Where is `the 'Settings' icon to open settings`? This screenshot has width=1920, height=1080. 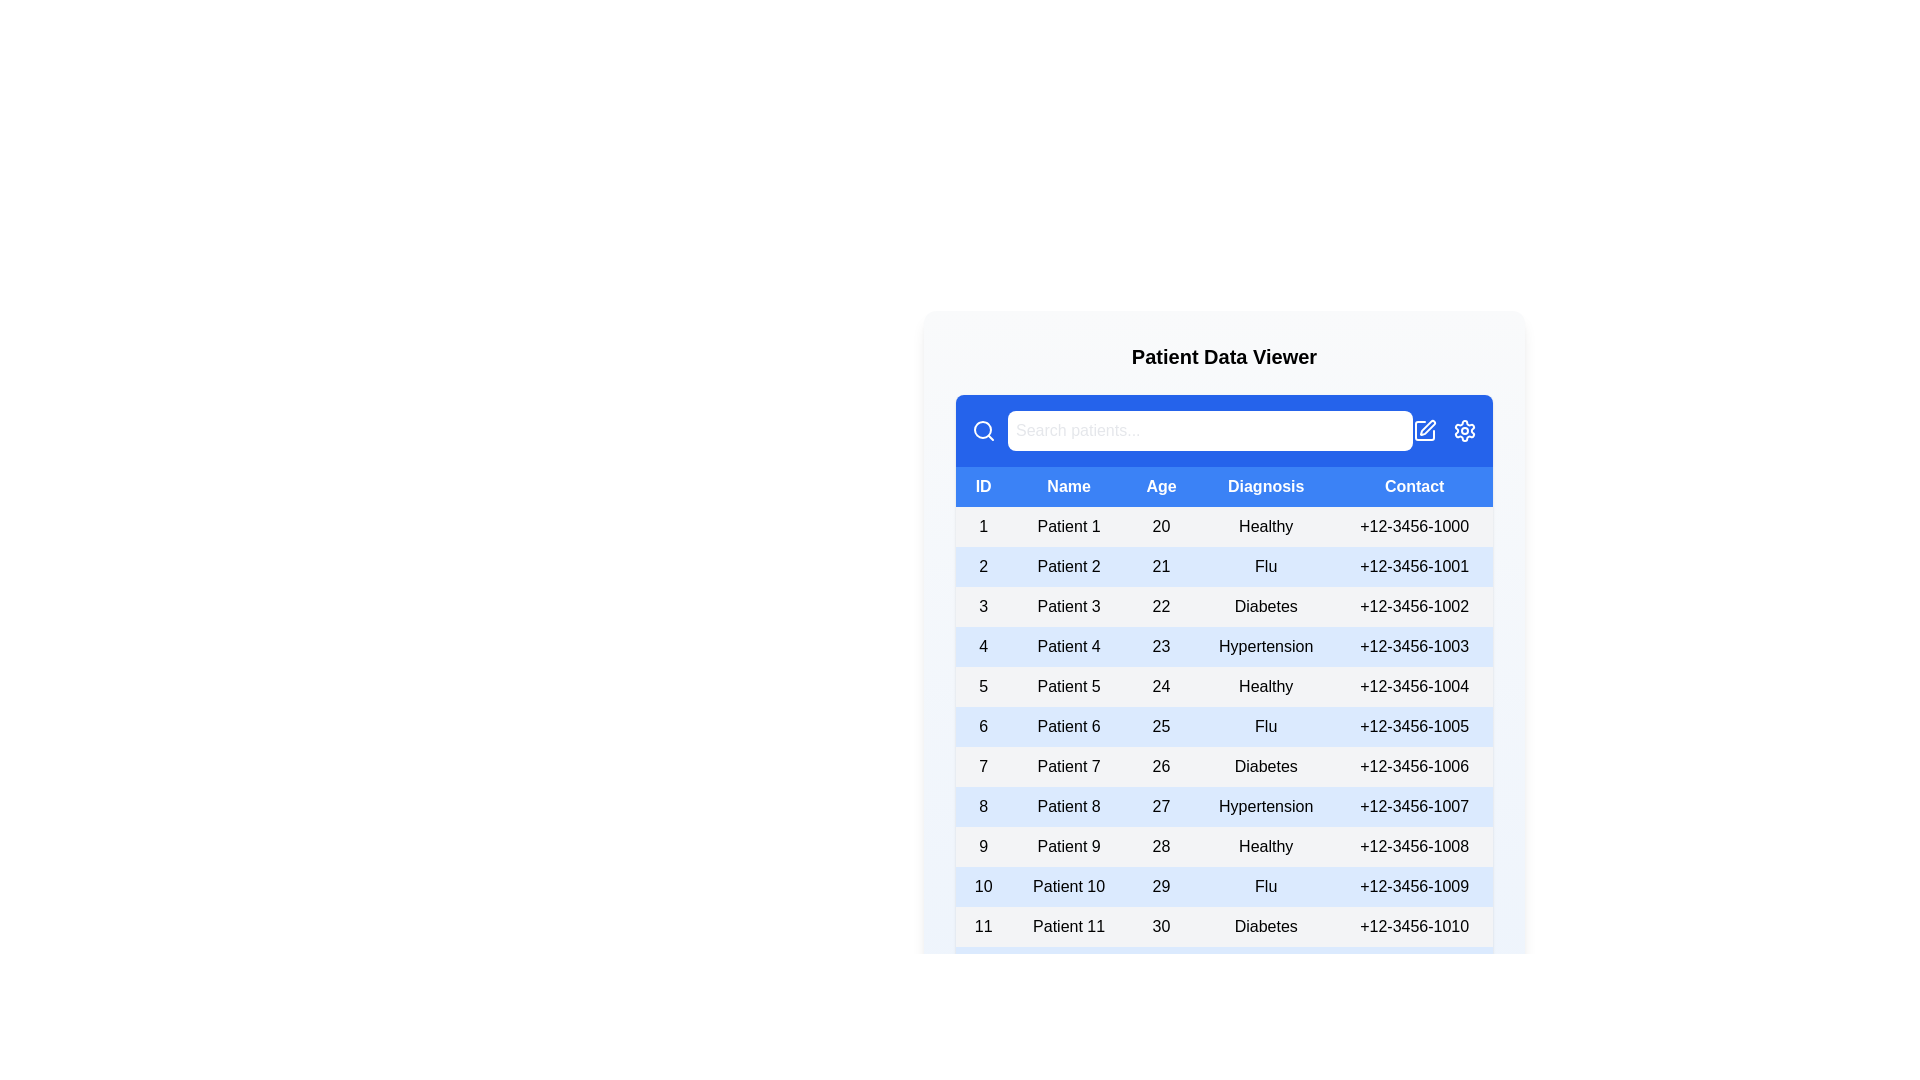
the 'Settings' icon to open settings is located at coordinates (1464, 430).